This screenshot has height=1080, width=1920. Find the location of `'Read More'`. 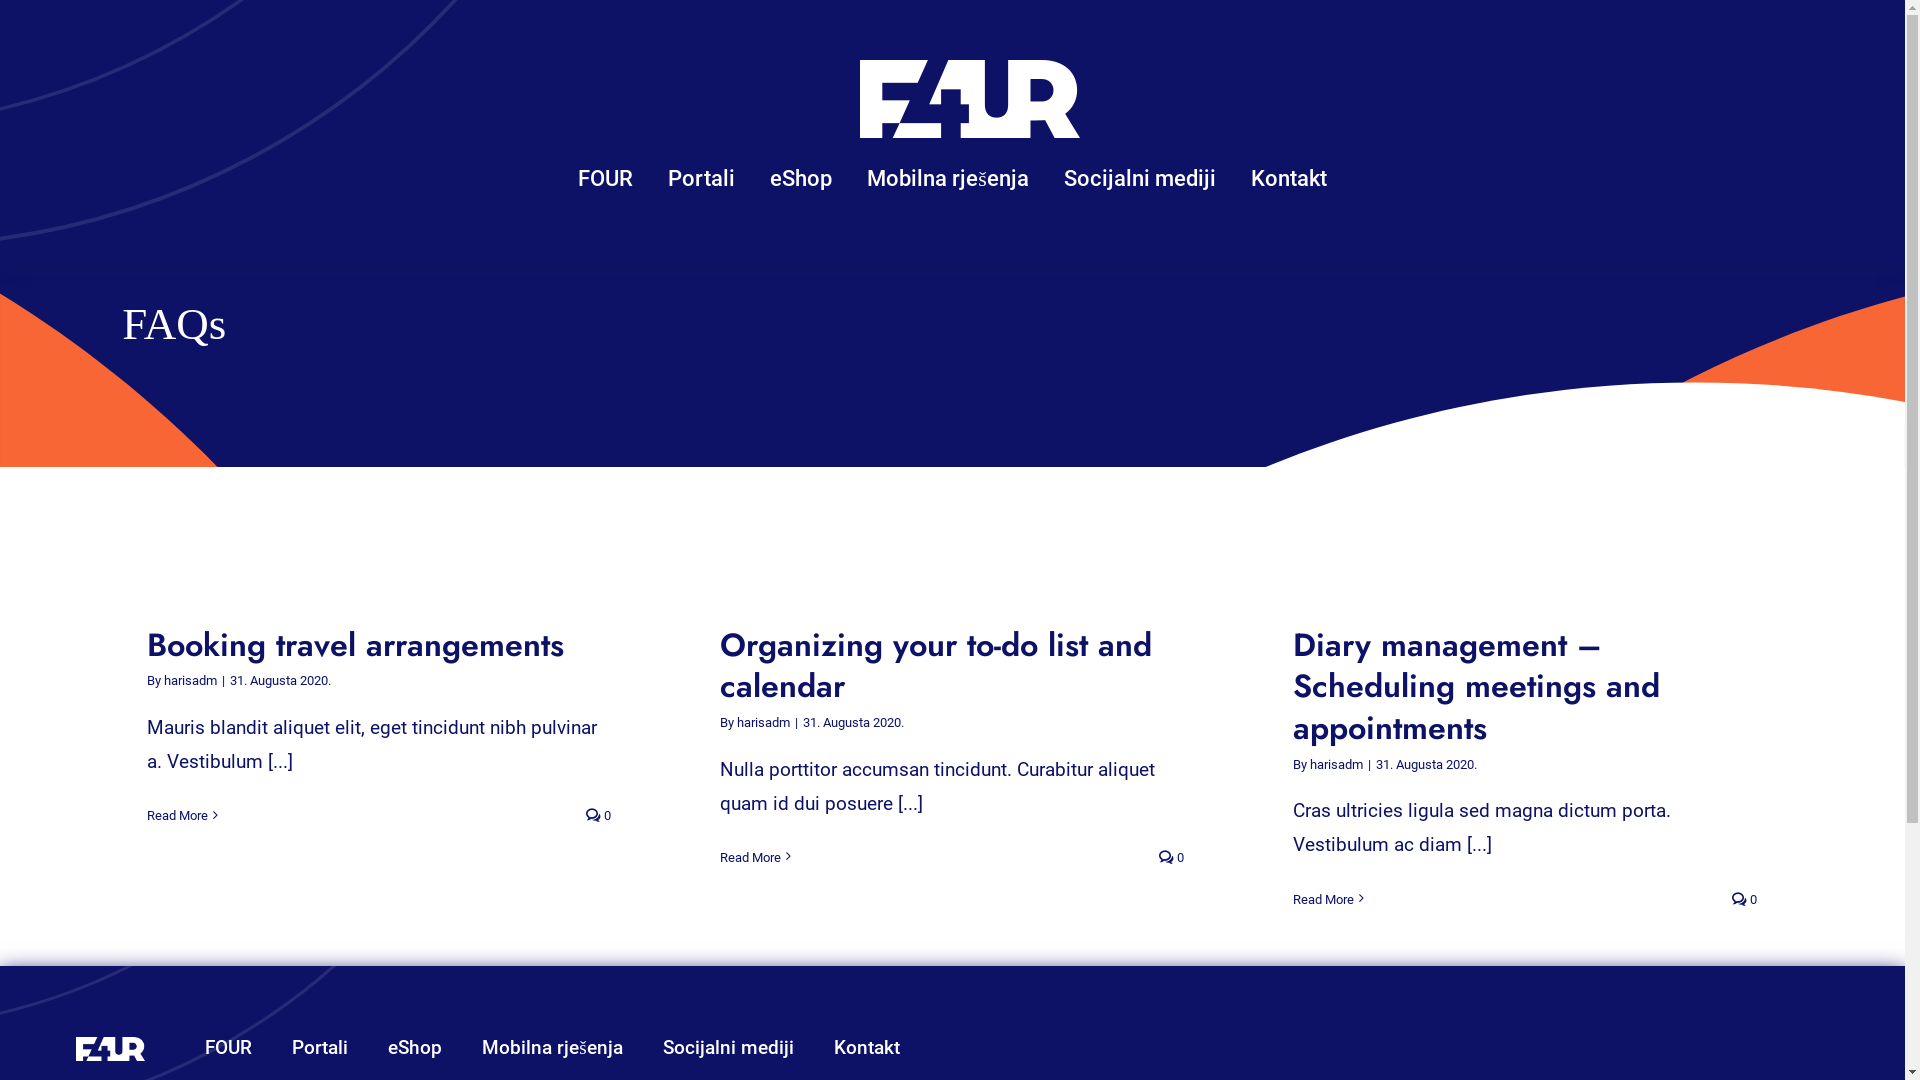

'Read More' is located at coordinates (749, 856).